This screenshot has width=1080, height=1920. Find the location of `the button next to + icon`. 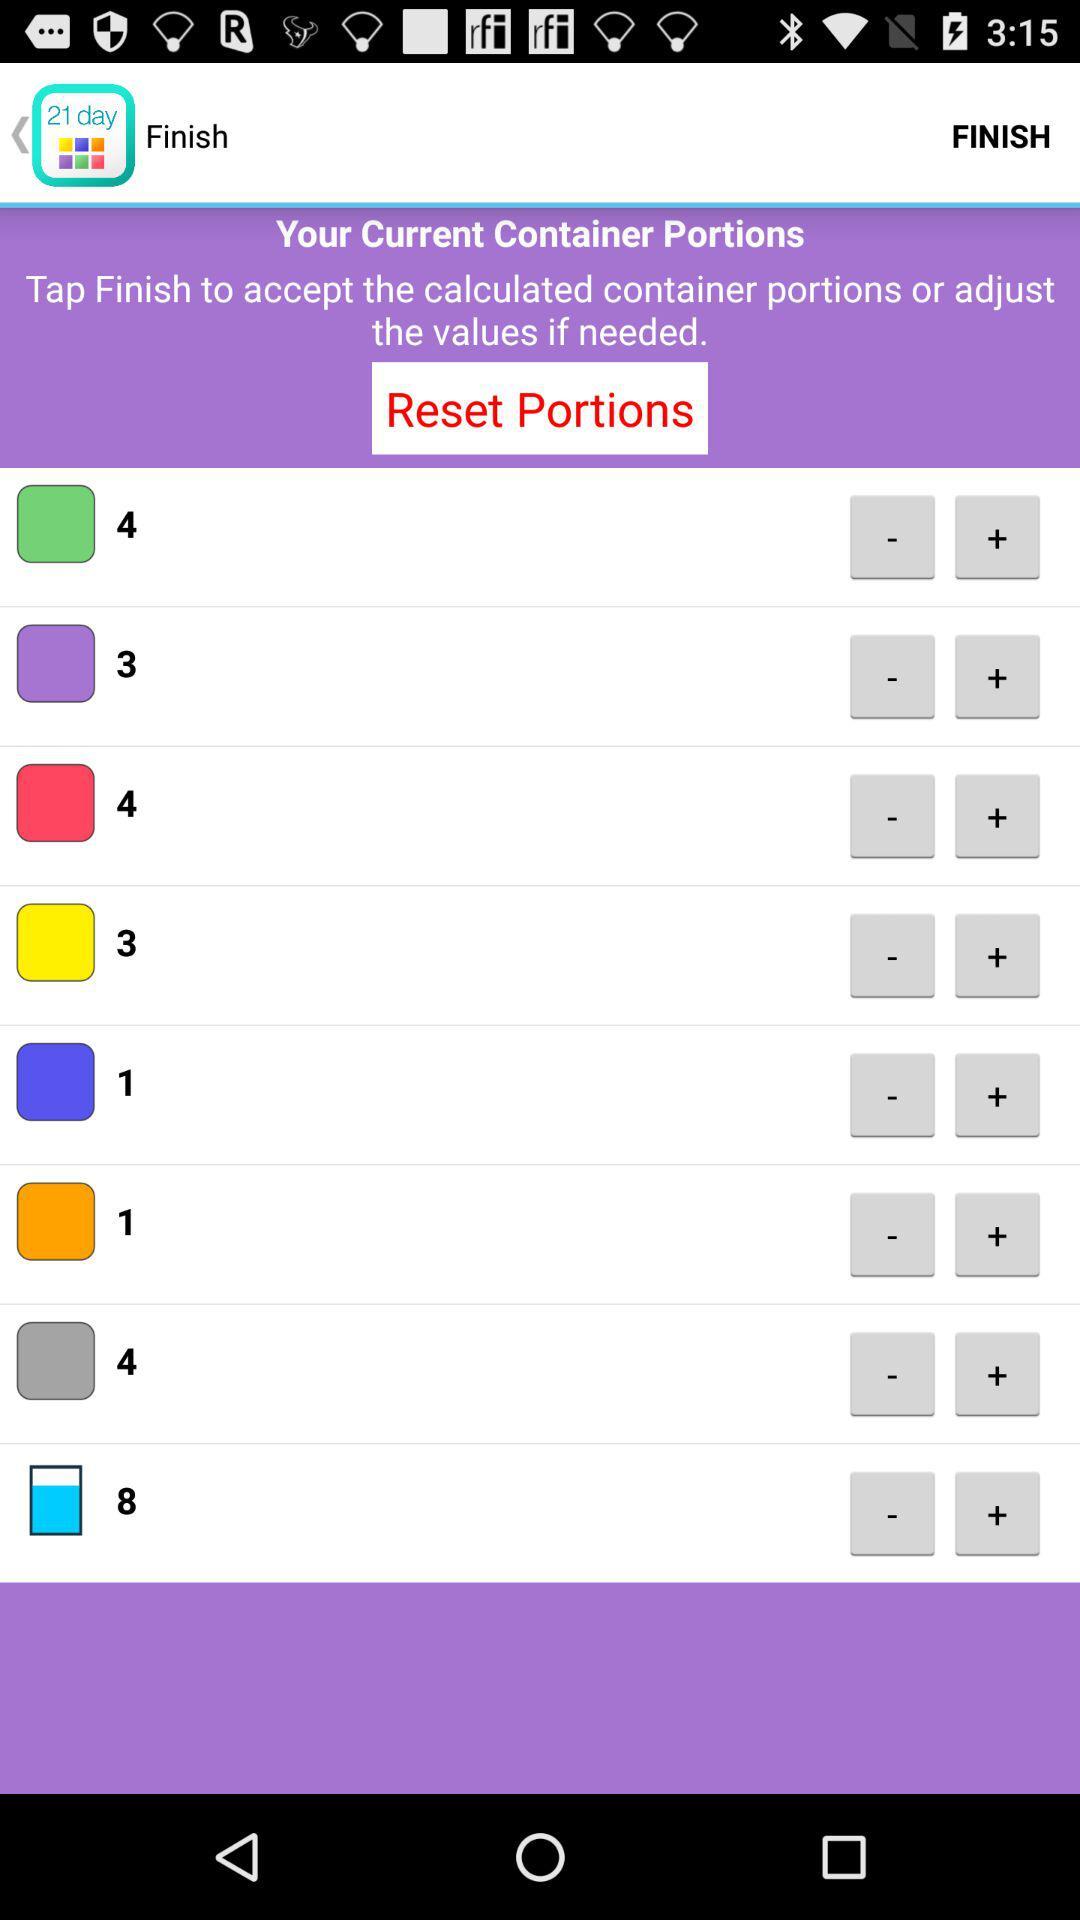

the button next to + icon is located at coordinates (891, 1093).